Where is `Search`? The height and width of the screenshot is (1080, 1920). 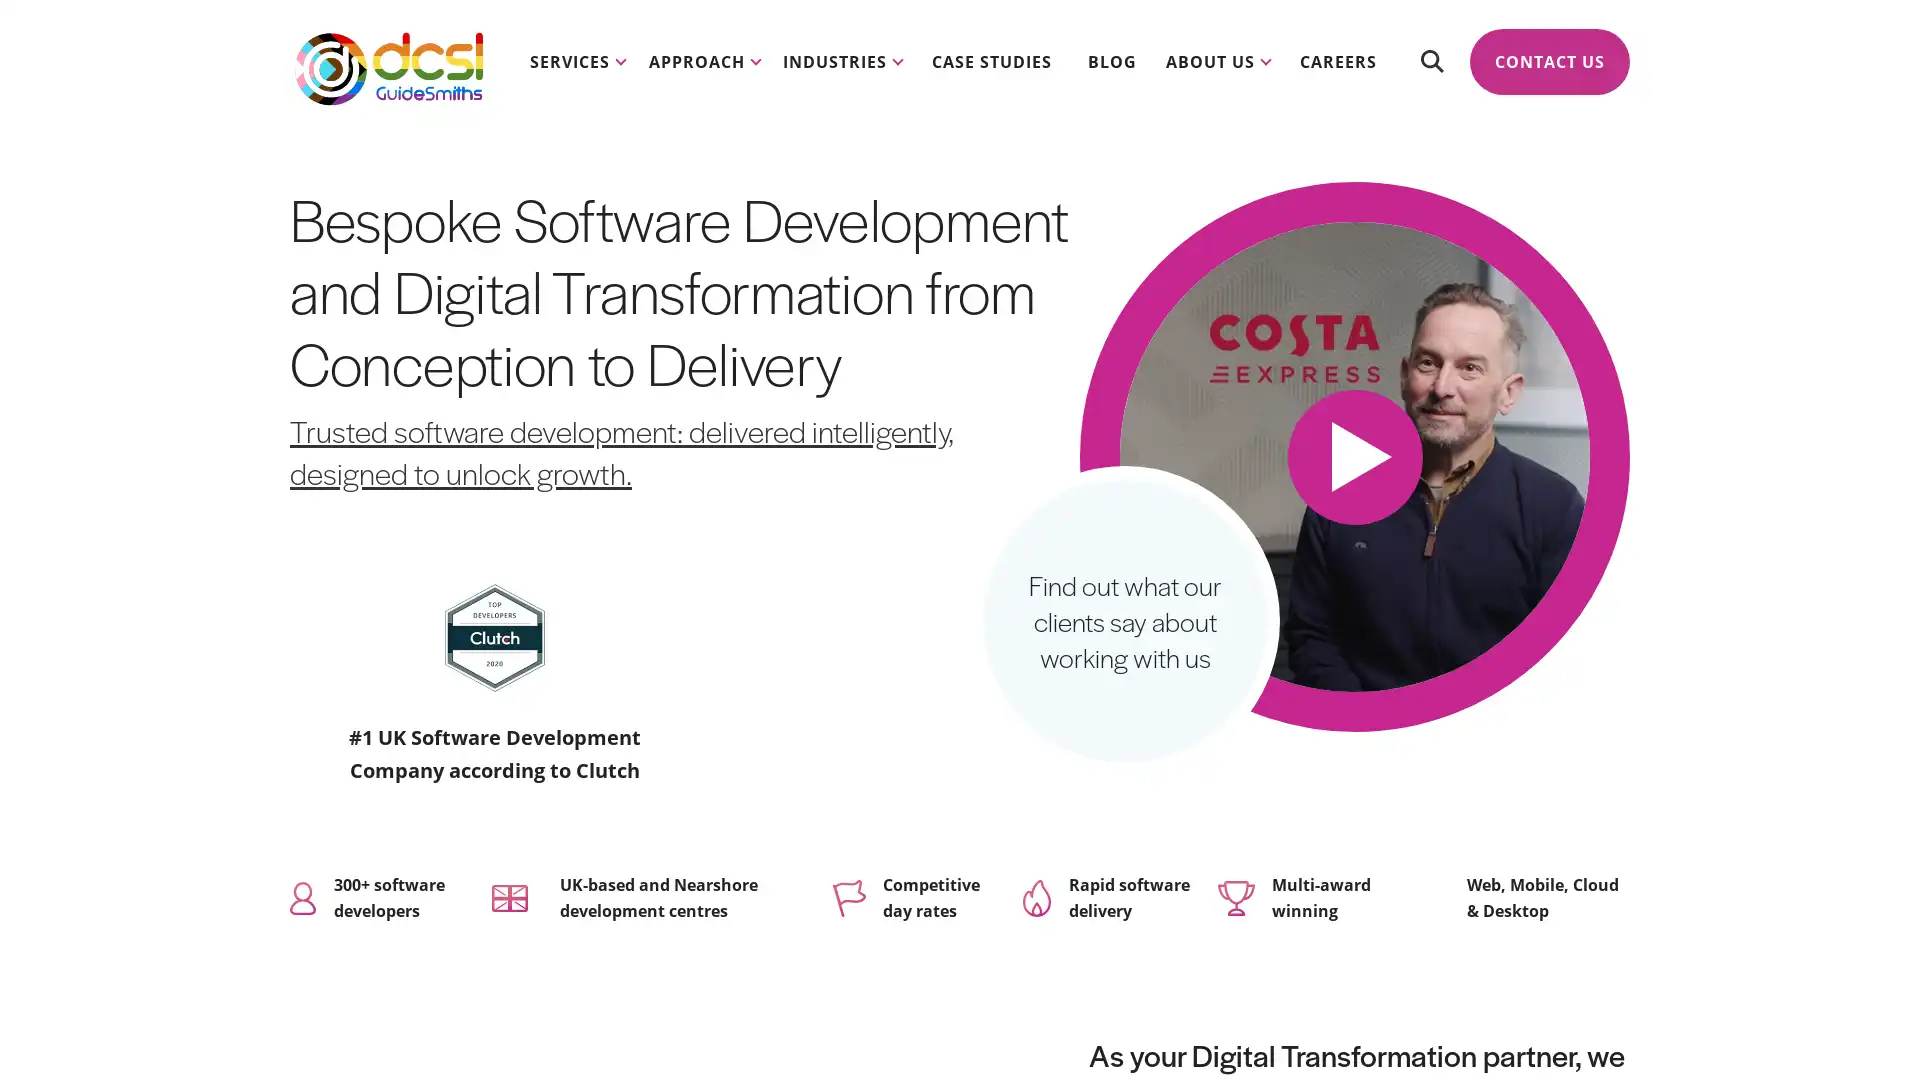
Search is located at coordinates (1430, 60).